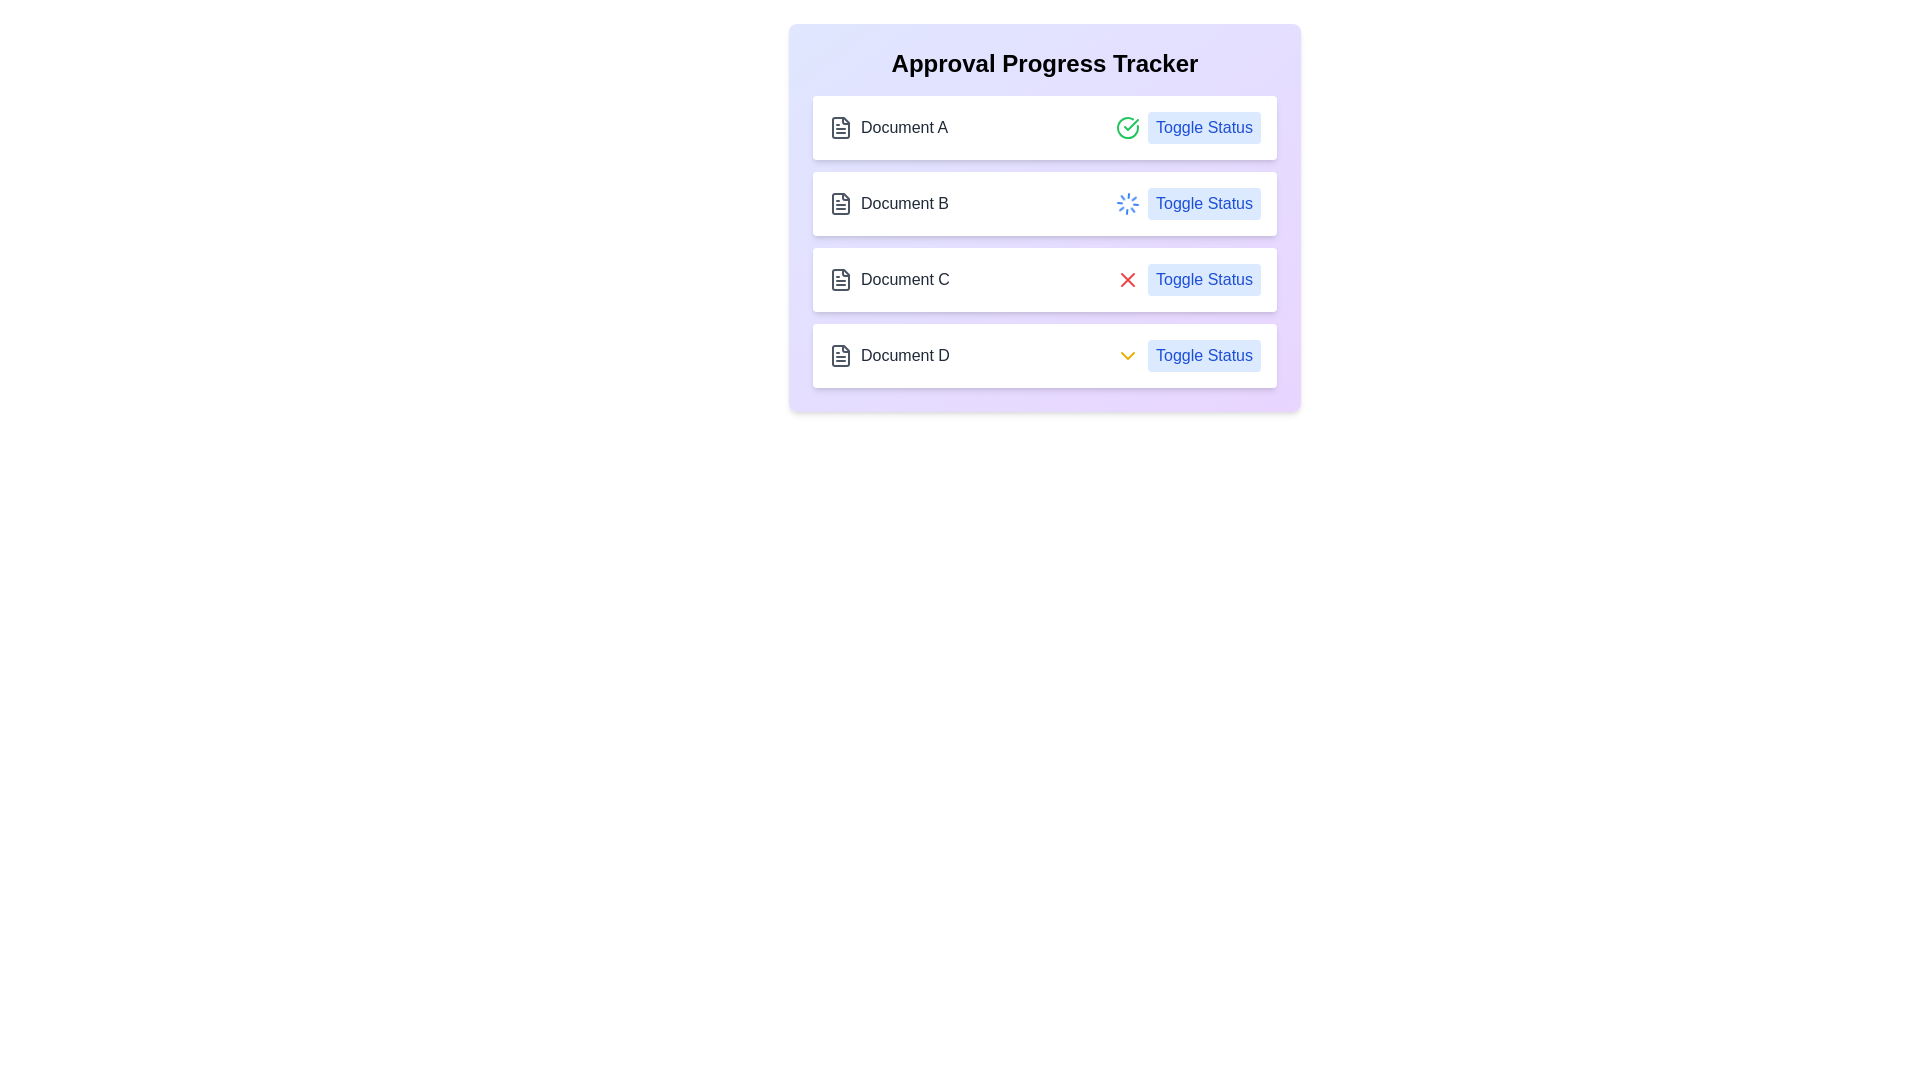 This screenshot has width=1920, height=1080. I want to click on the 'Toggle Status' button, which is a rectangular button with a blue background and rounded corners, located at the bottom right of the last row adjacent to 'Document D', so click(1203, 354).